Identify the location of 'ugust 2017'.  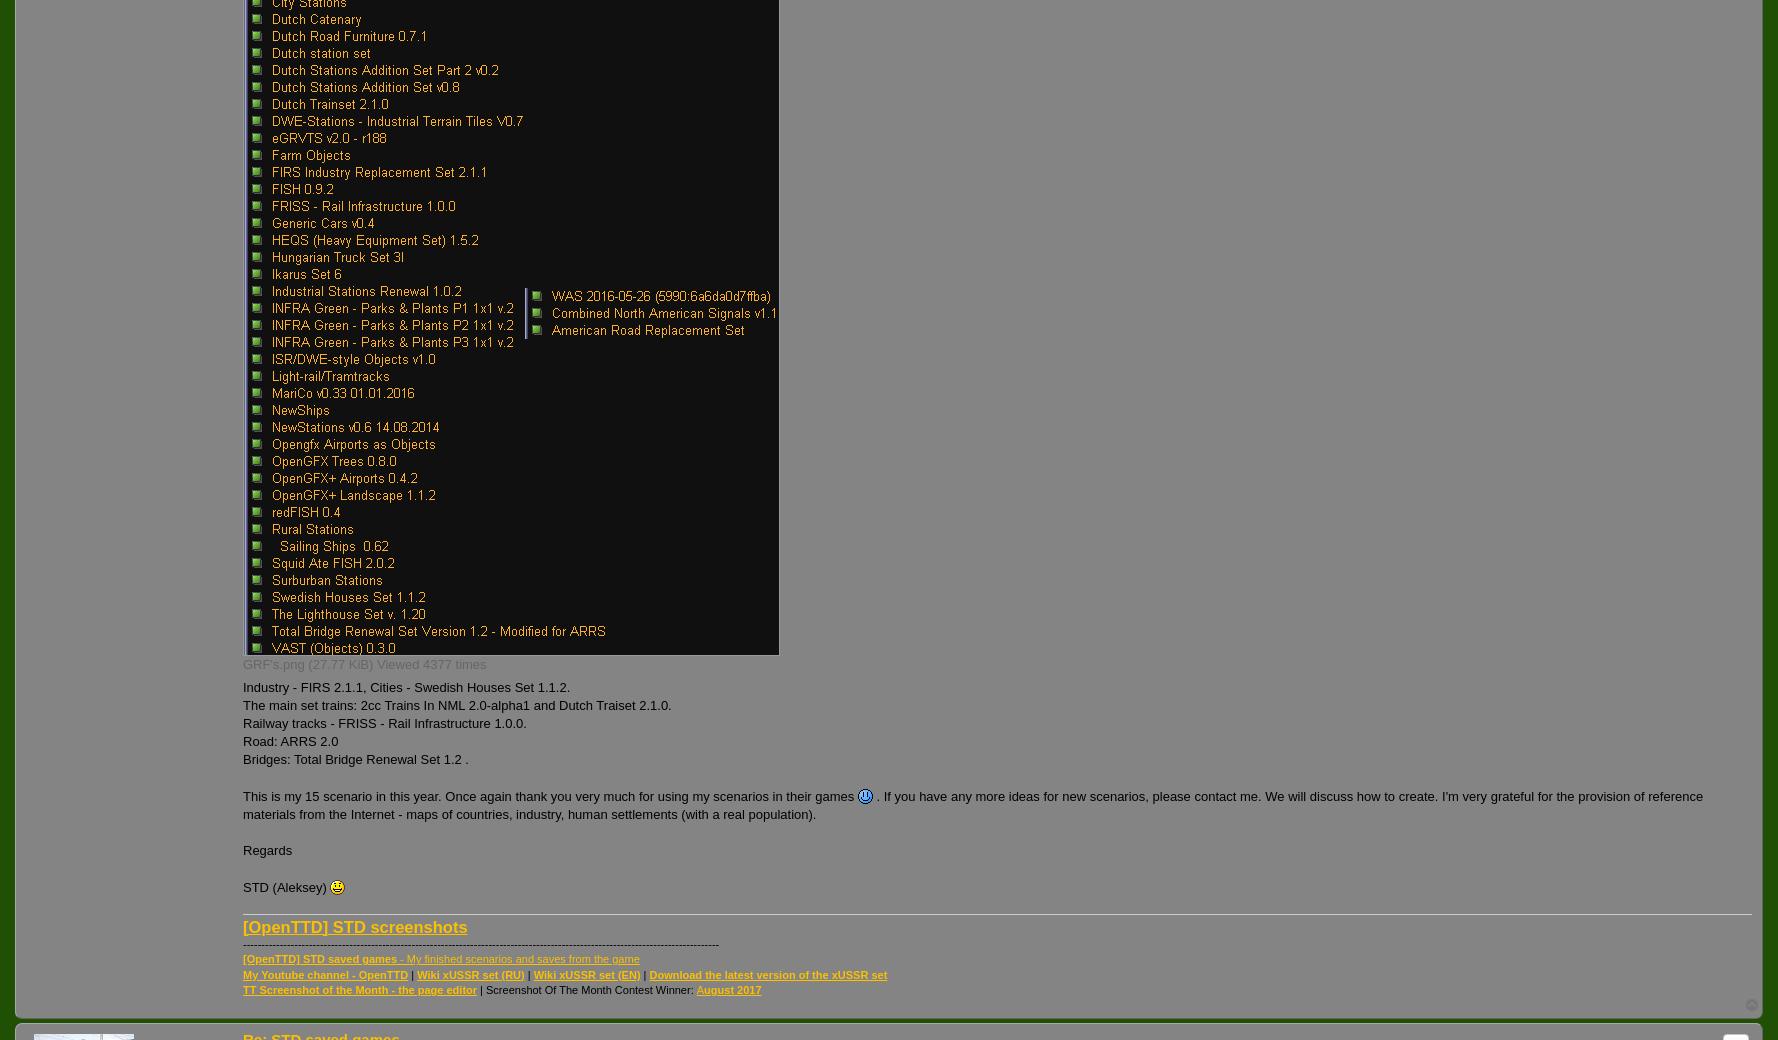
(731, 989).